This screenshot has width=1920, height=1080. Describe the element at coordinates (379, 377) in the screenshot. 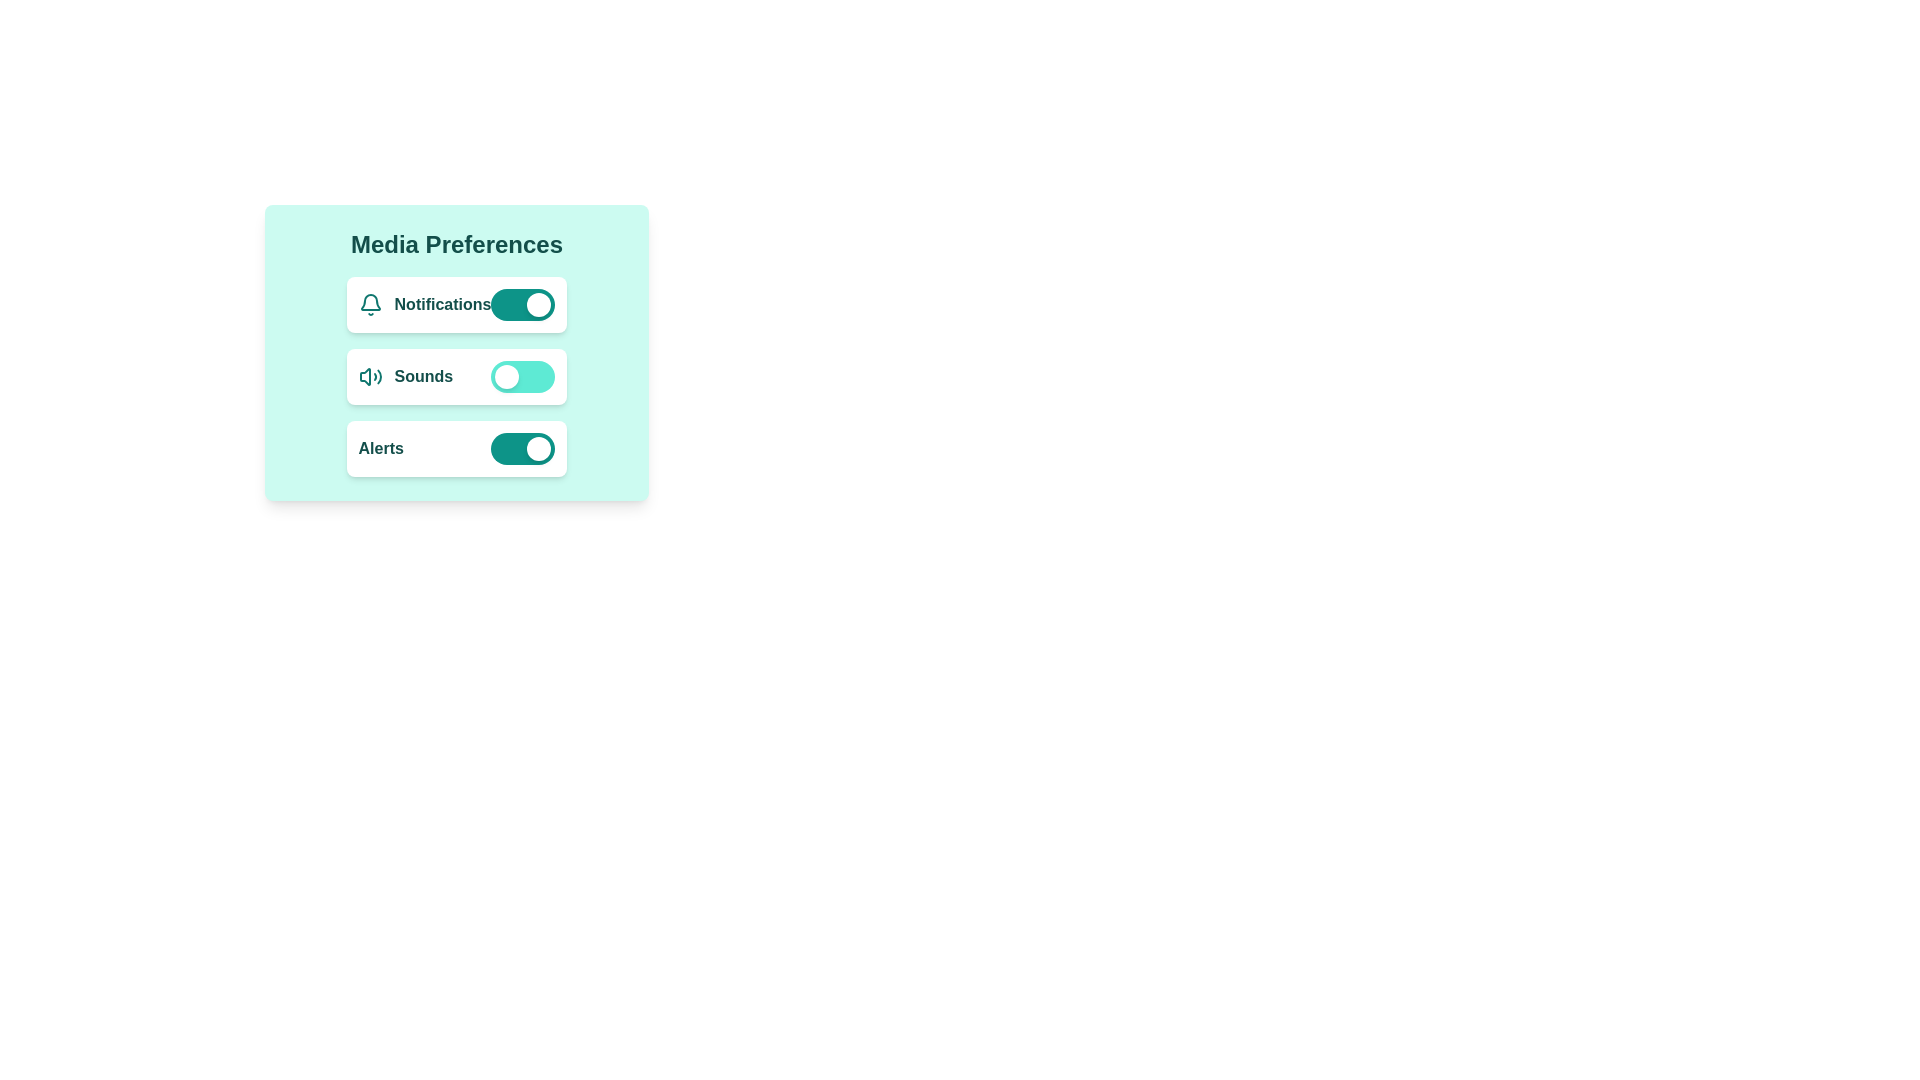

I see `the rightmost arc-like graphical icon in the 'Sounds' preference section of the Media Preferences card, which visually conveys volume or sound-related information` at that location.